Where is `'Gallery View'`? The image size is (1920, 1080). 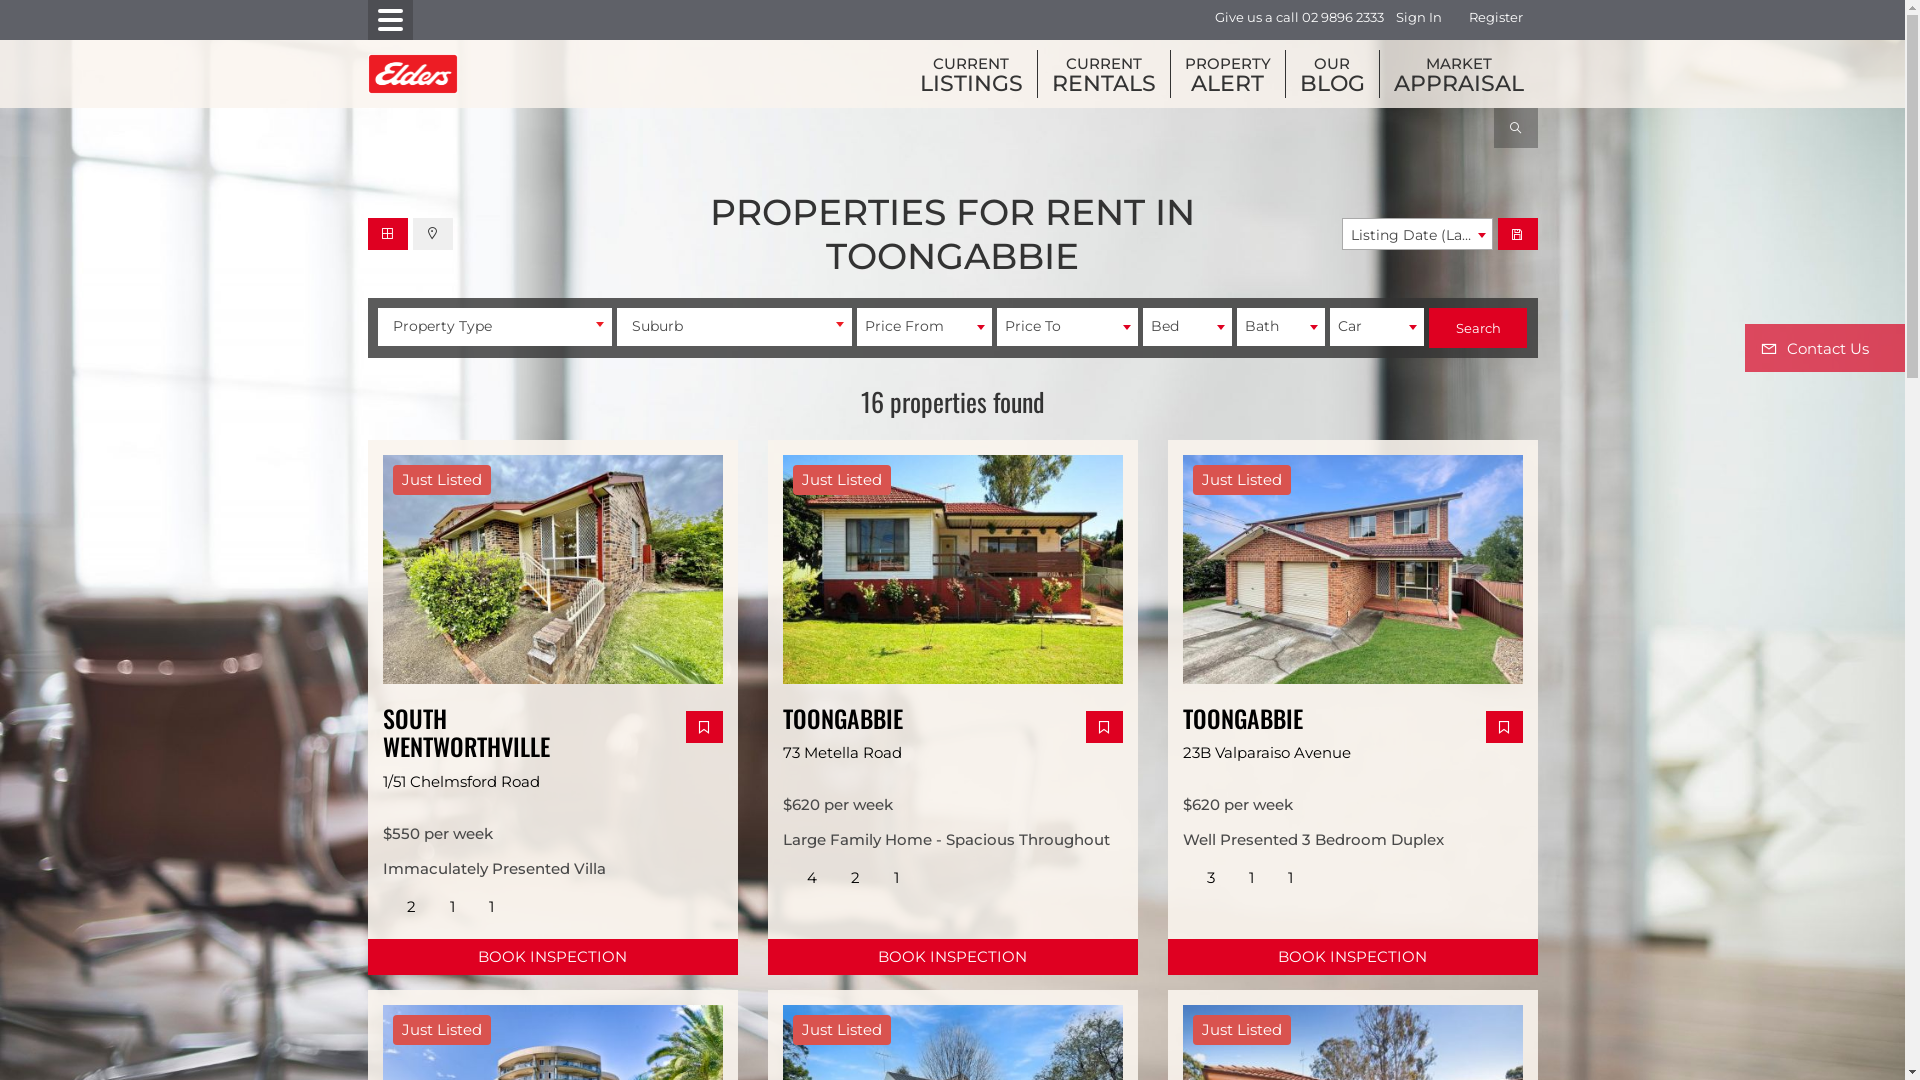 'Gallery View' is located at coordinates (388, 233).